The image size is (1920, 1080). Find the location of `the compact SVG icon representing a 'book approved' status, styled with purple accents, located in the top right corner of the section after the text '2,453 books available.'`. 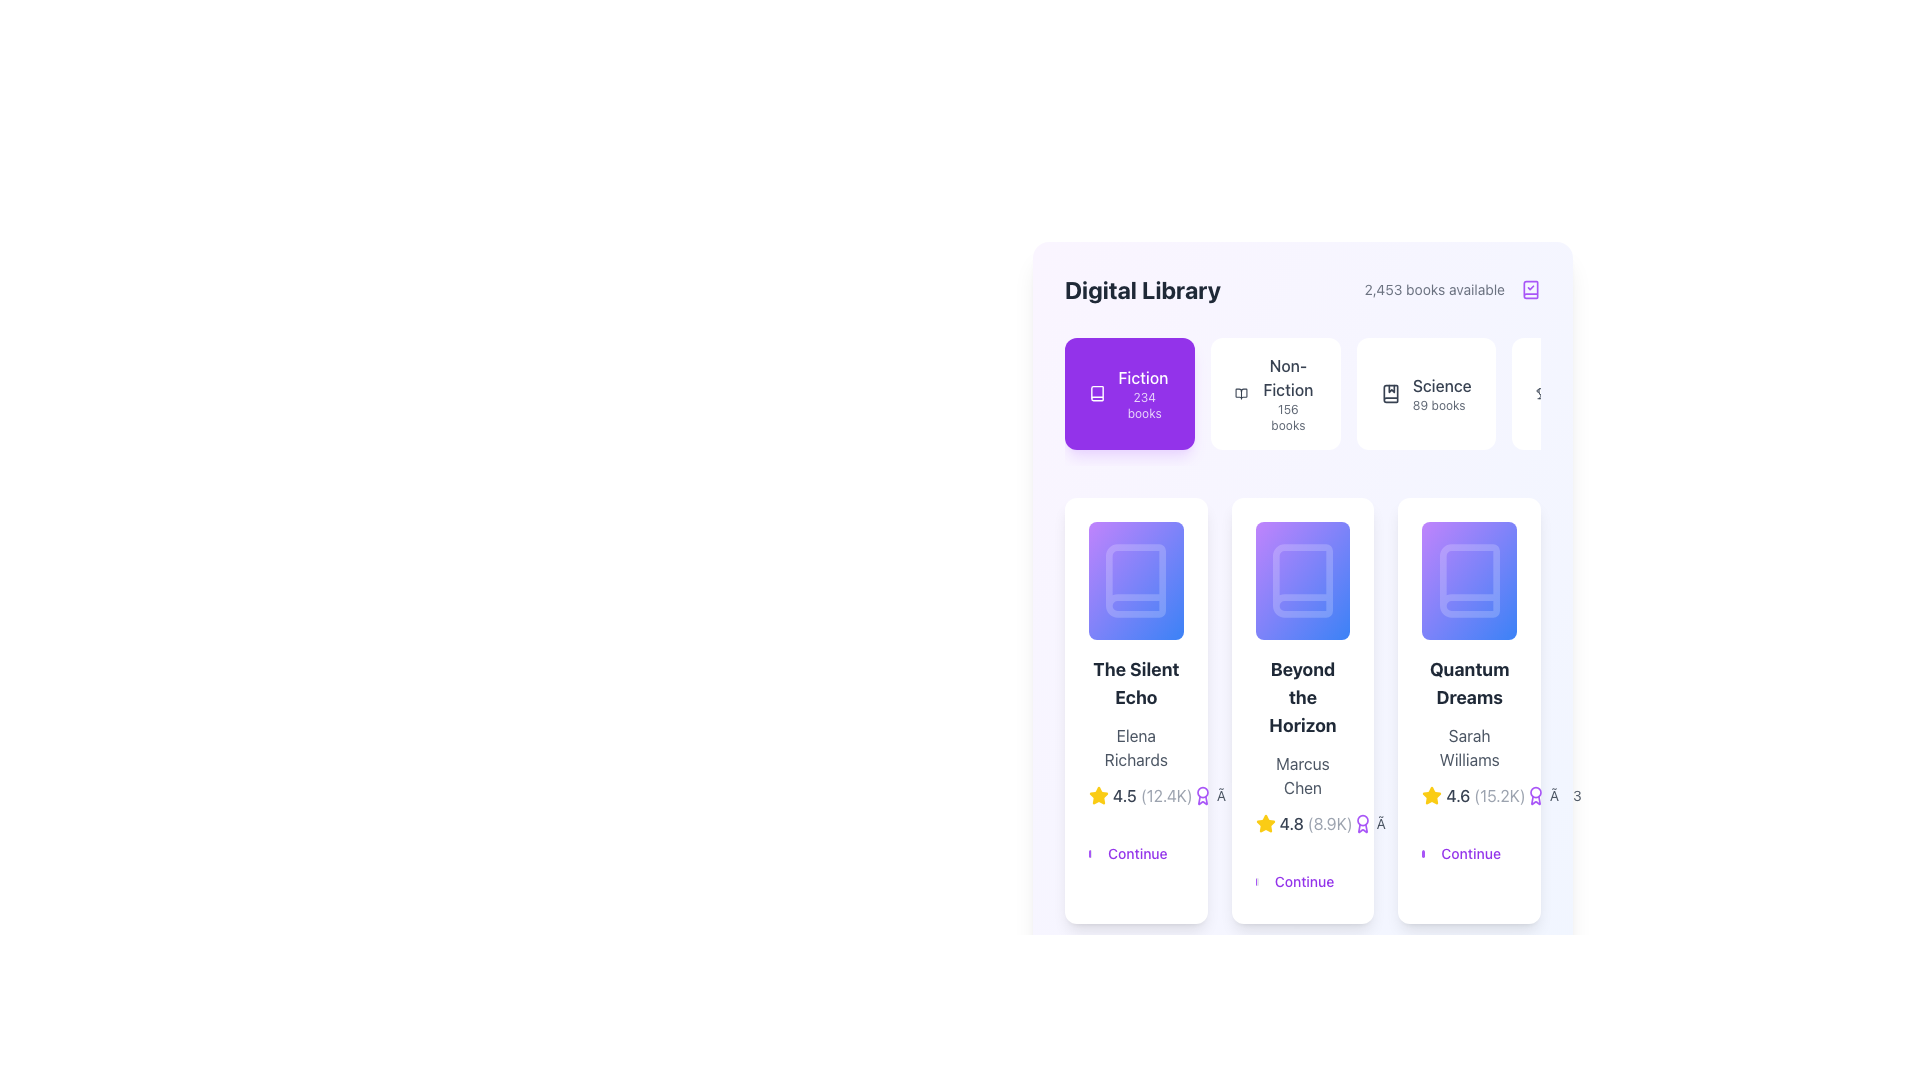

the compact SVG icon representing a 'book approved' status, styled with purple accents, located in the top right corner of the section after the text '2,453 books available.' is located at coordinates (1530, 289).